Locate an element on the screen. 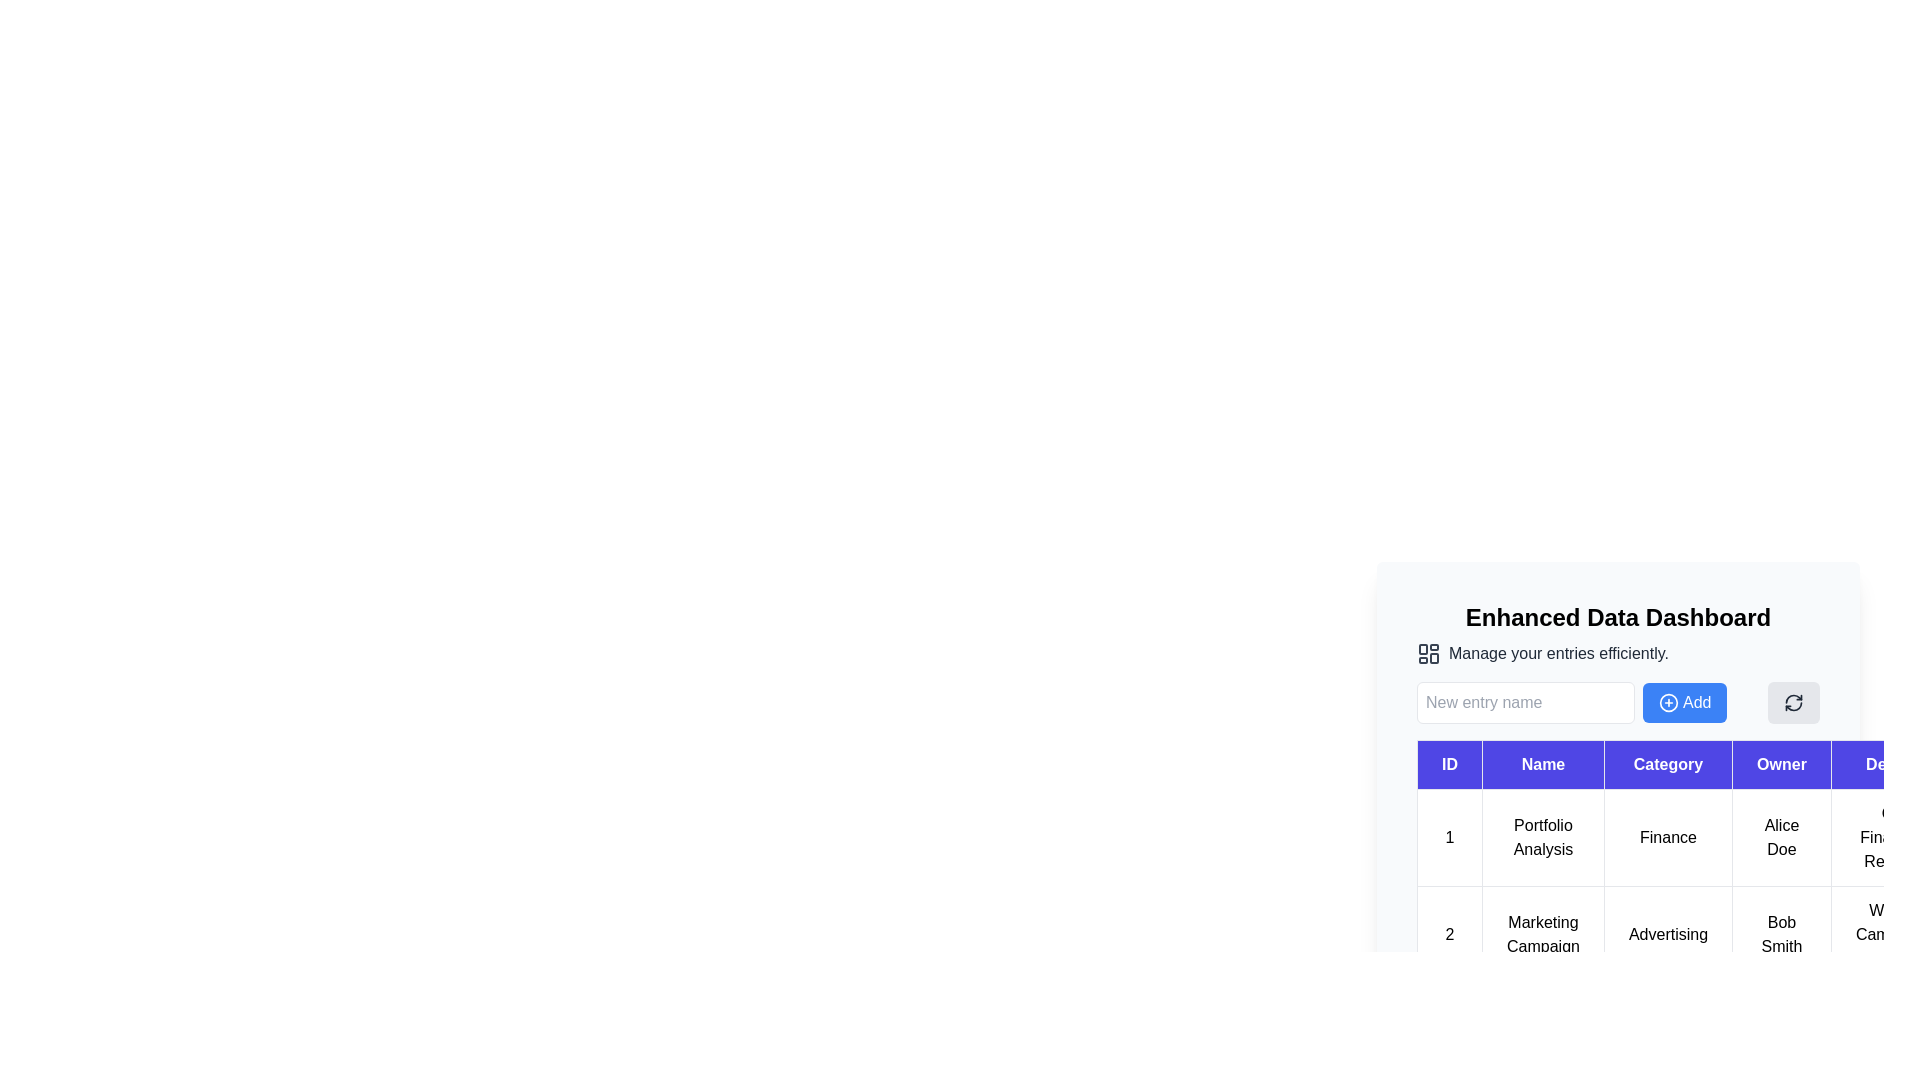 This screenshot has width=1920, height=1080. the table cell containing the text 'Advertising', which is located in the third column of the second row of a multi-column table is located at coordinates (1668, 934).